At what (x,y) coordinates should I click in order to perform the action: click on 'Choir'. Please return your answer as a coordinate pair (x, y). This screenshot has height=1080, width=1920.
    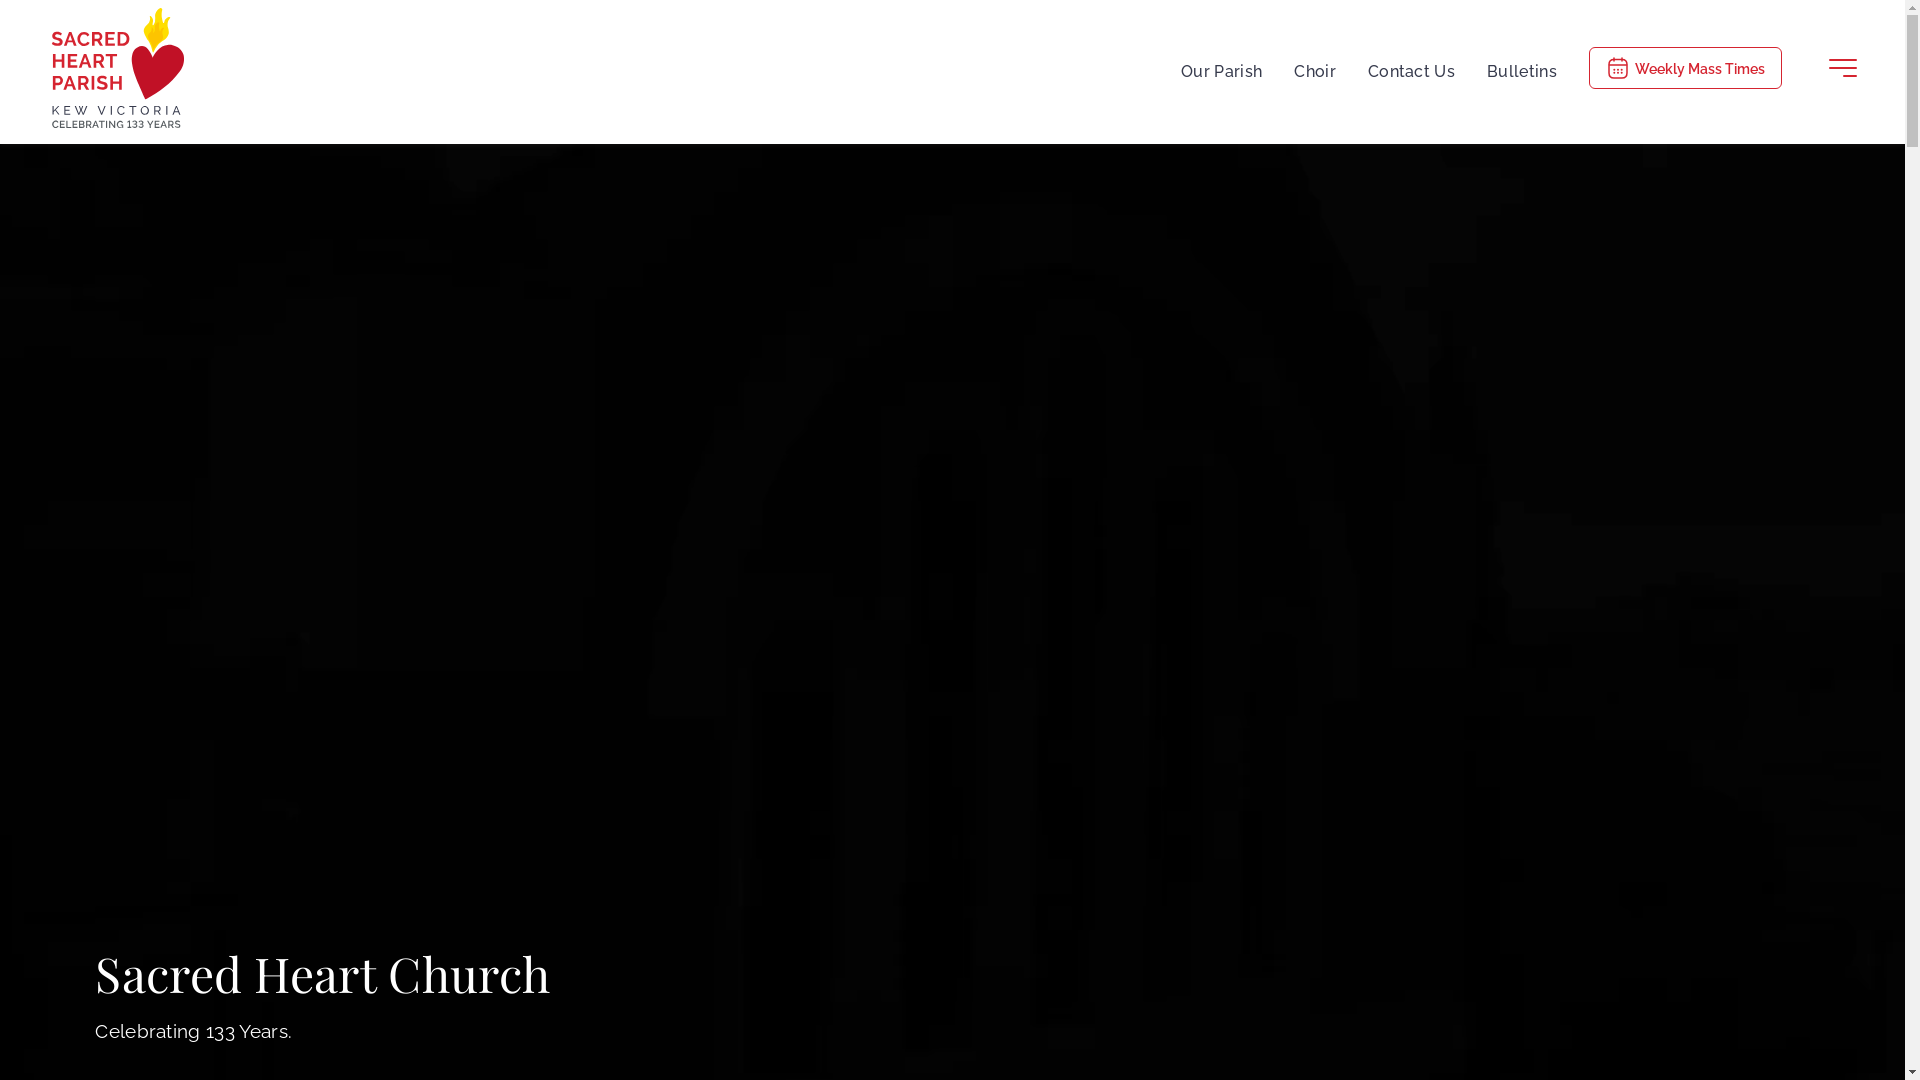
    Looking at the image, I should click on (1315, 67).